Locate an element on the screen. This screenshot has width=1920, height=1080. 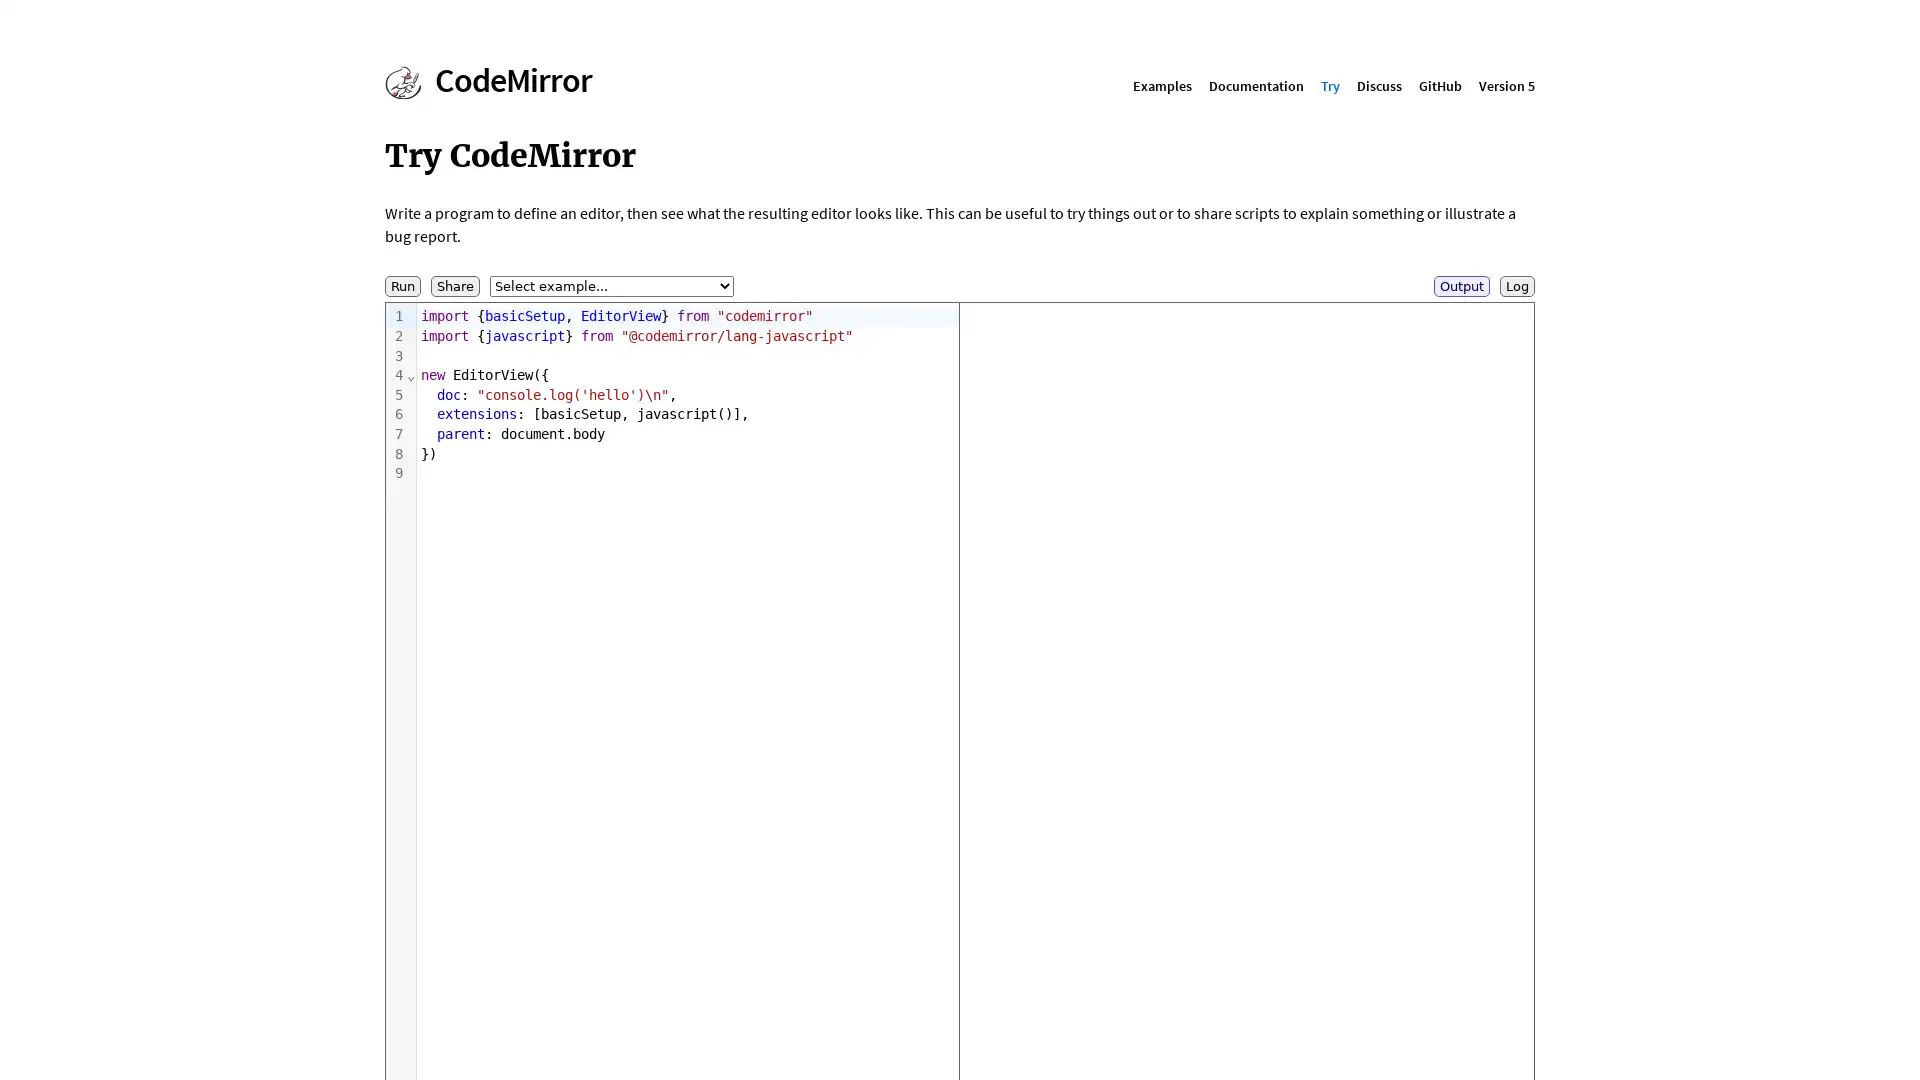
Run is located at coordinates (402, 286).